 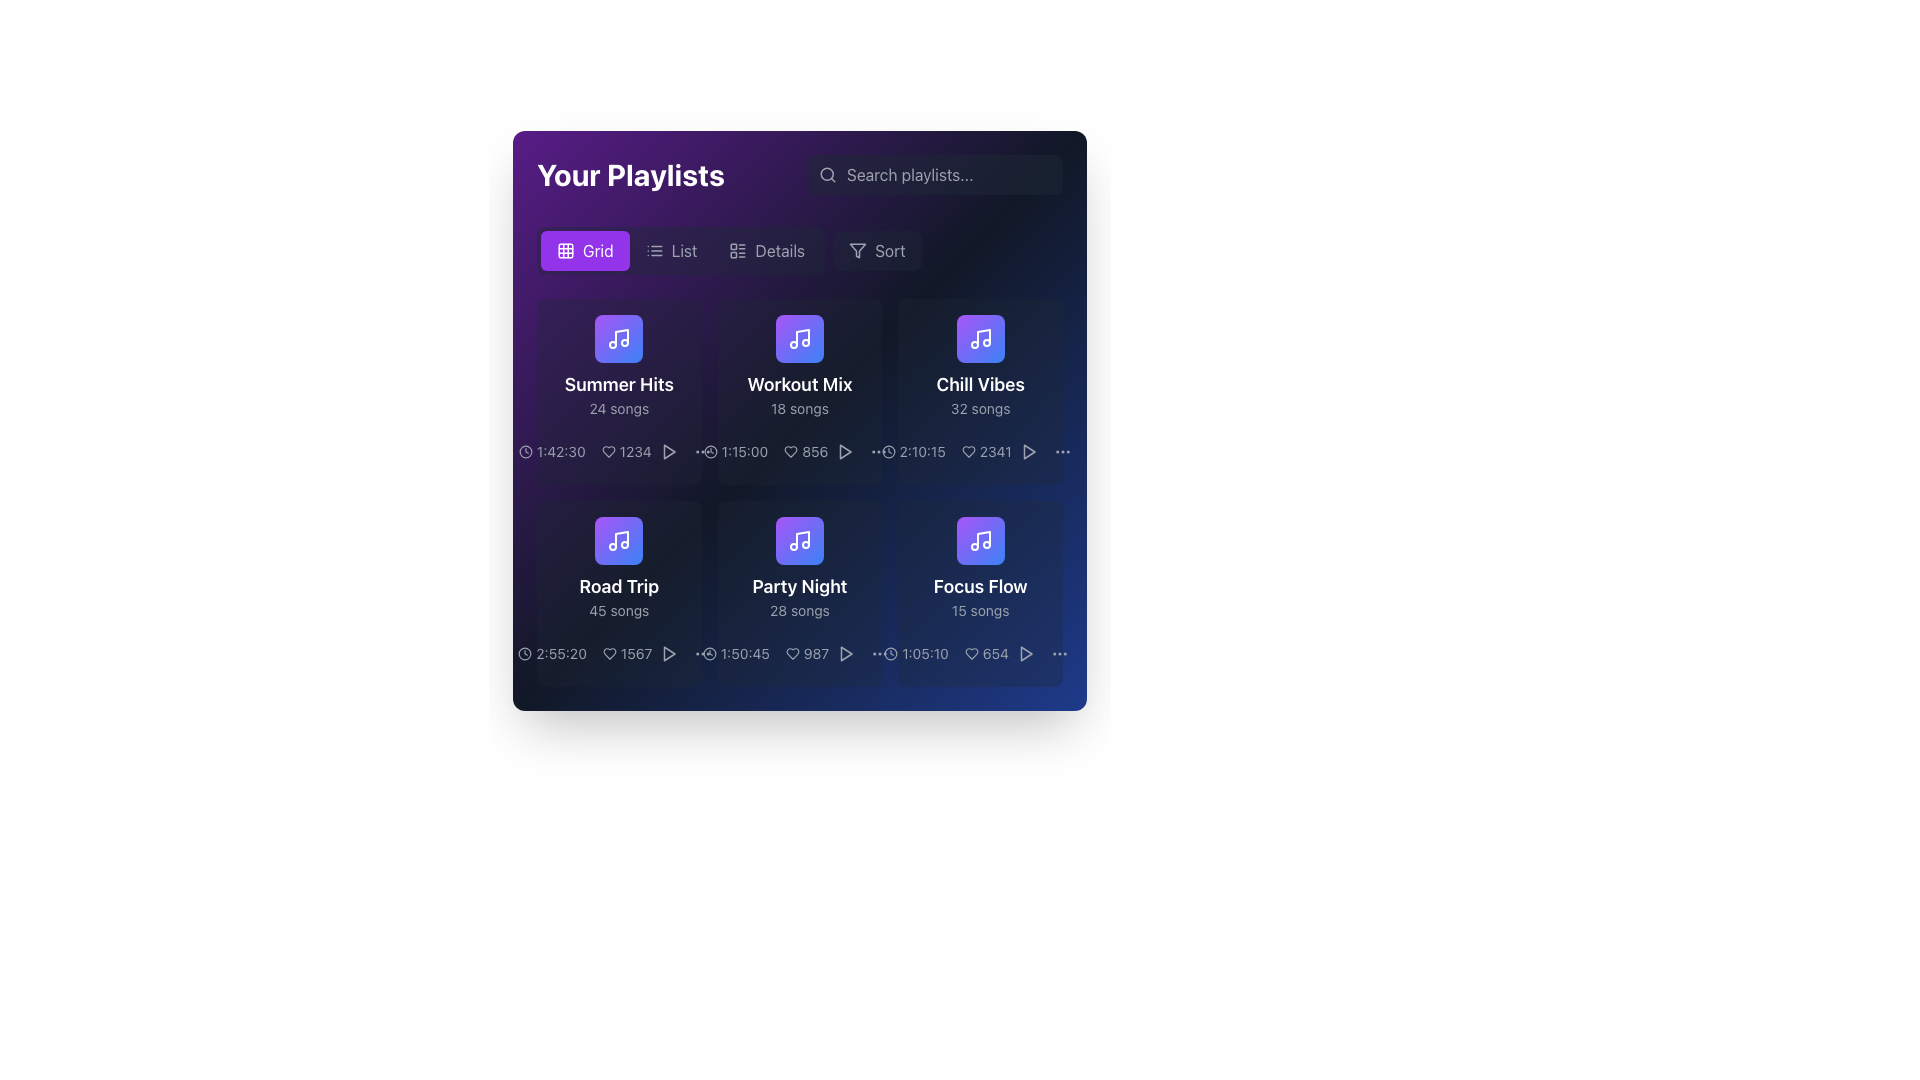 What do you see at coordinates (654, 249) in the screenshot?
I see `the icon-based button represented by a list symbol with three horizontal lines and dots on the left, located in the 'Your Playlists' section of the top navigation bar` at bounding box center [654, 249].